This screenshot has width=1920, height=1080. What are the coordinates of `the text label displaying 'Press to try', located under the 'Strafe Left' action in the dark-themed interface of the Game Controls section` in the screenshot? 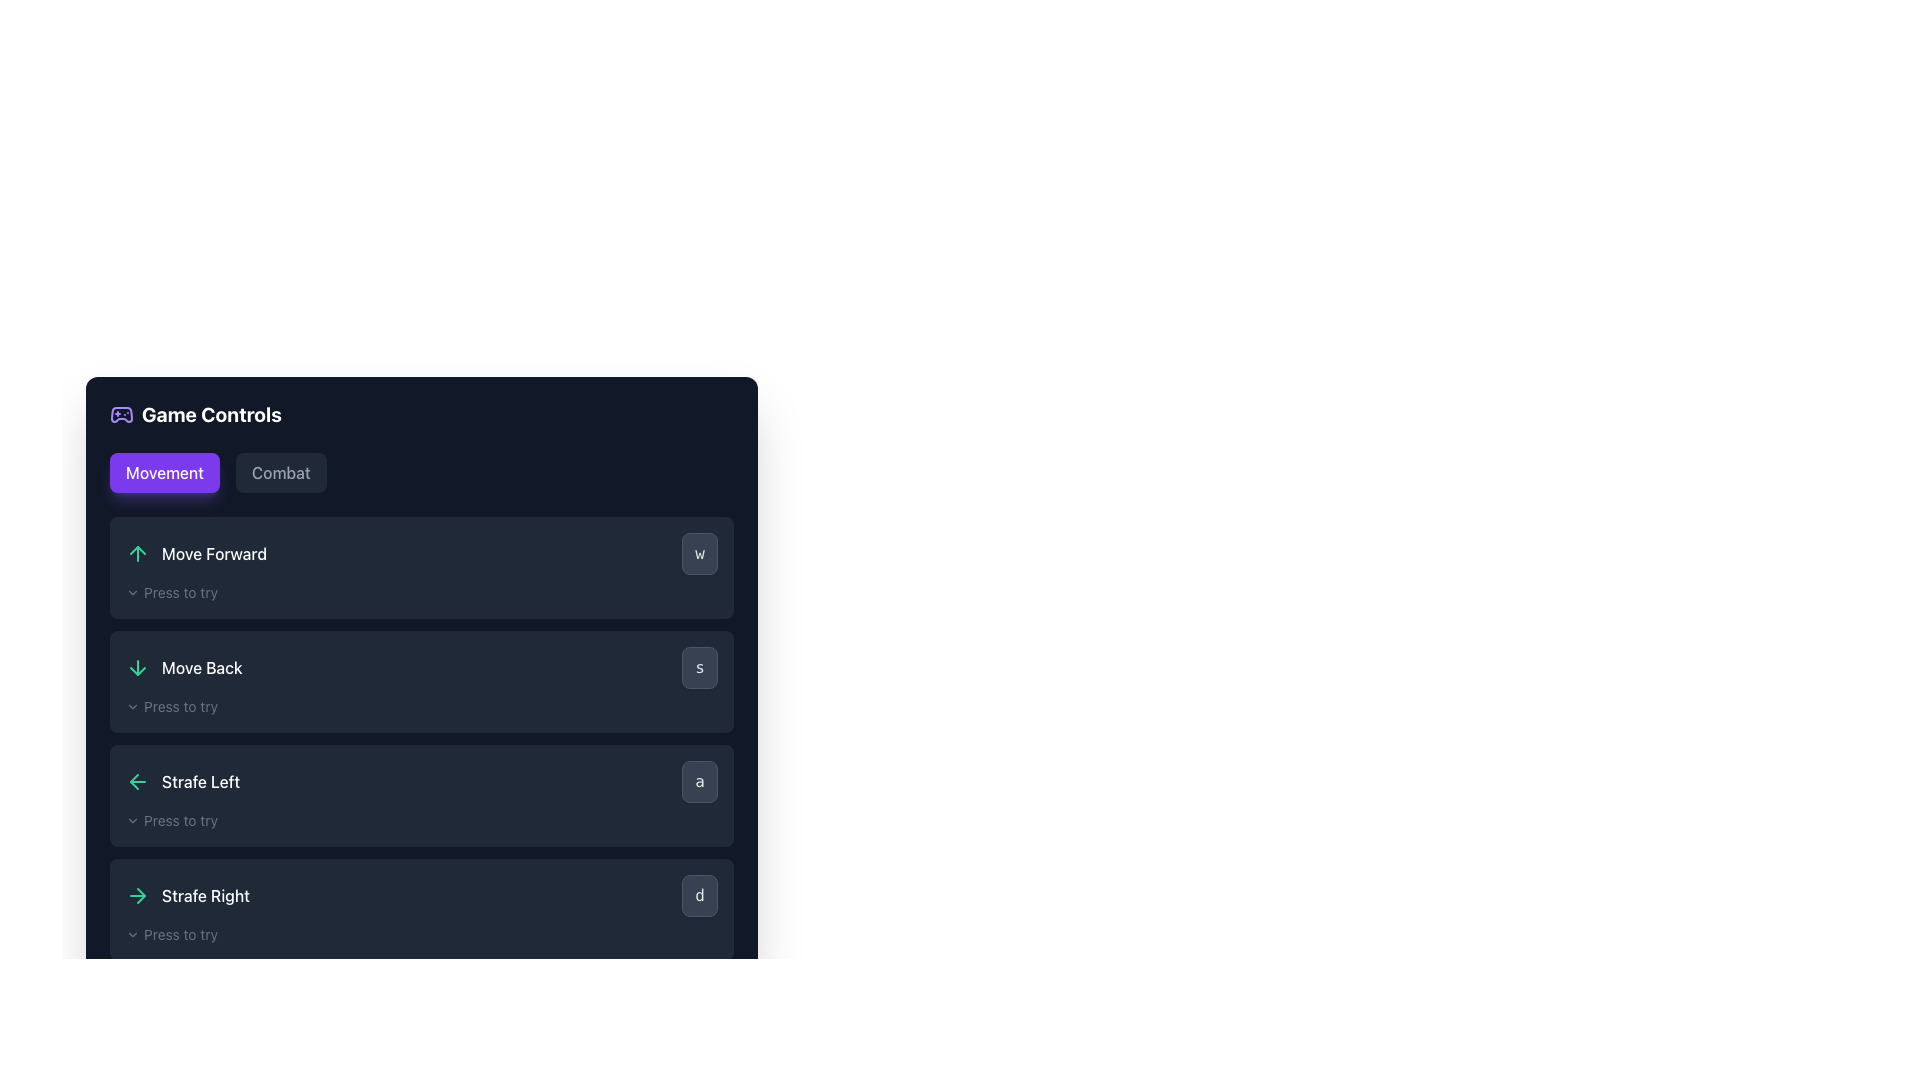 It's located at (181, 821).